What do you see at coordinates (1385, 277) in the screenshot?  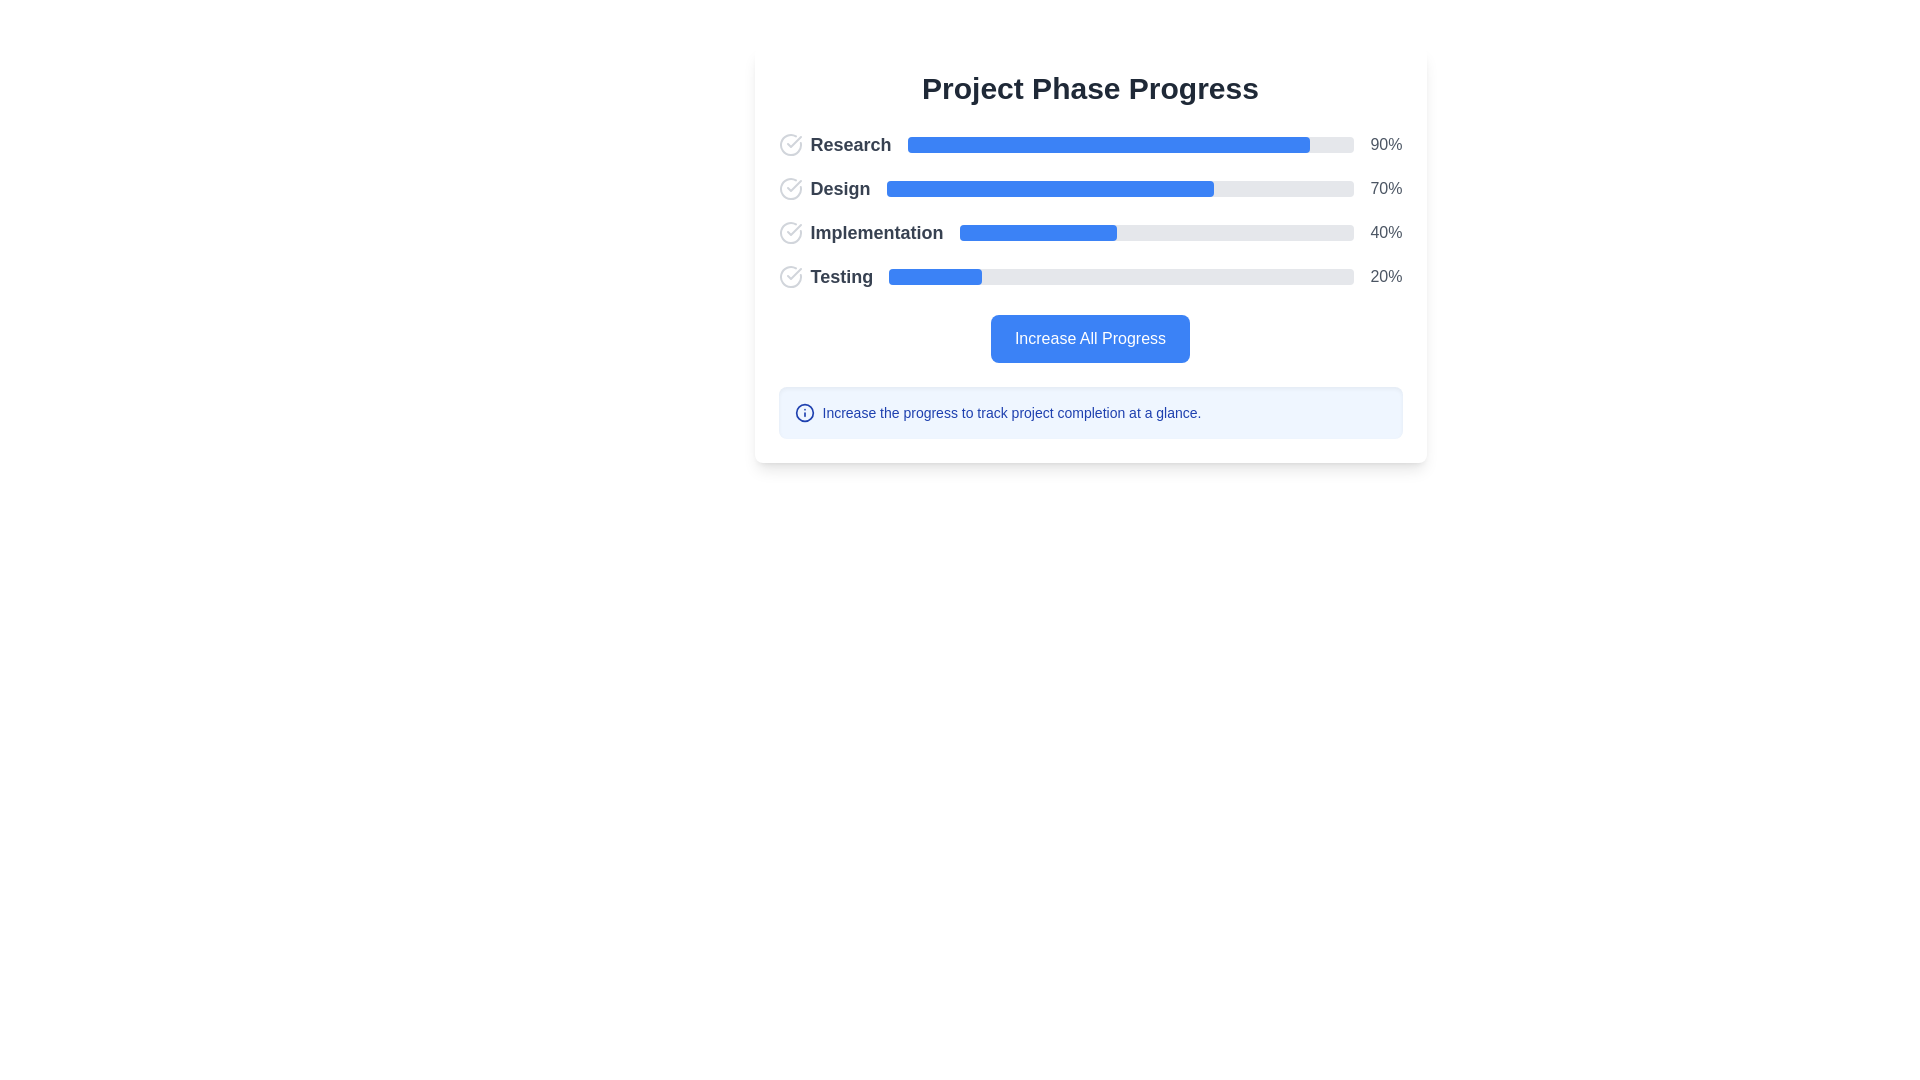 I see `the static text label displaying the percentage completion for the 'Testing' progress bar, located within the 'Project Phase Progress' section` at bounding box center [1385, 277].